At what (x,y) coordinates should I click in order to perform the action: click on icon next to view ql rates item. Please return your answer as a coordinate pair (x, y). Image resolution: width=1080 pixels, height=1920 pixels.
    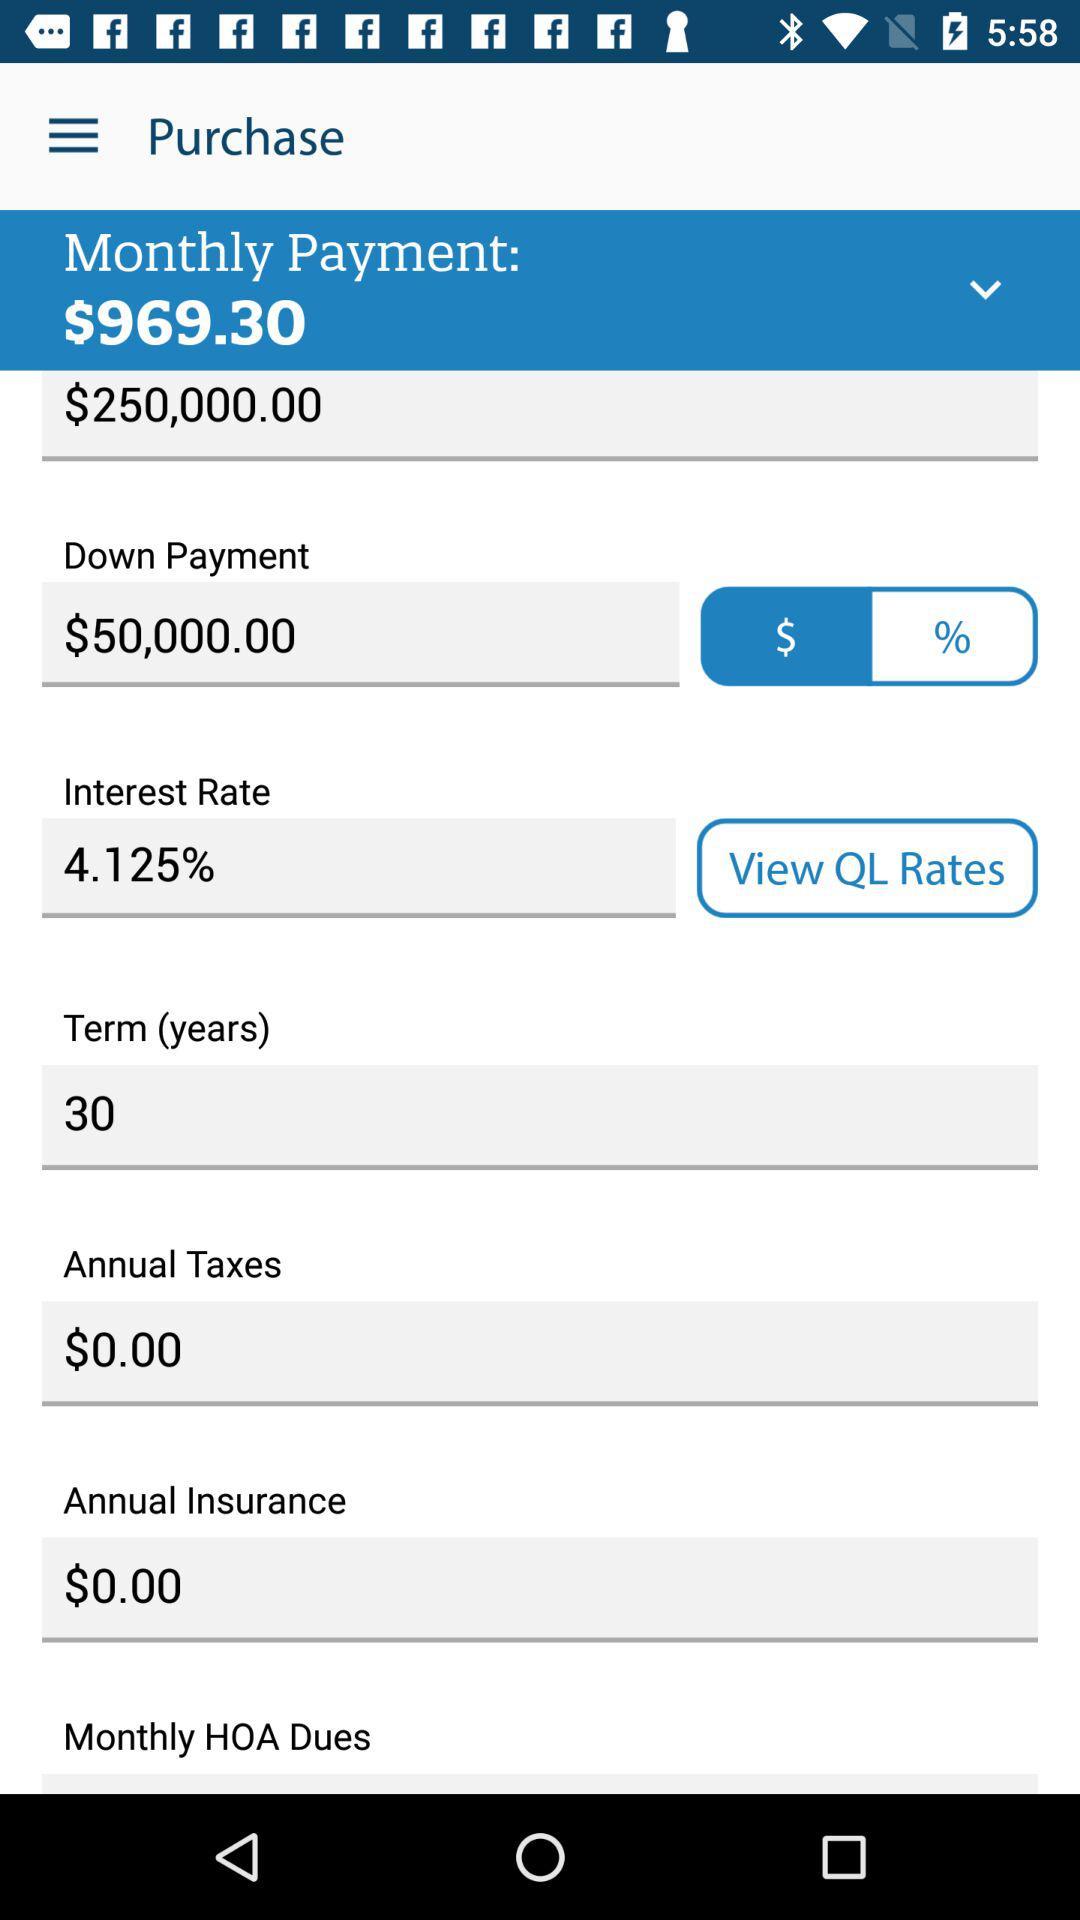
    Looking at the image, I should click on (357, 868).